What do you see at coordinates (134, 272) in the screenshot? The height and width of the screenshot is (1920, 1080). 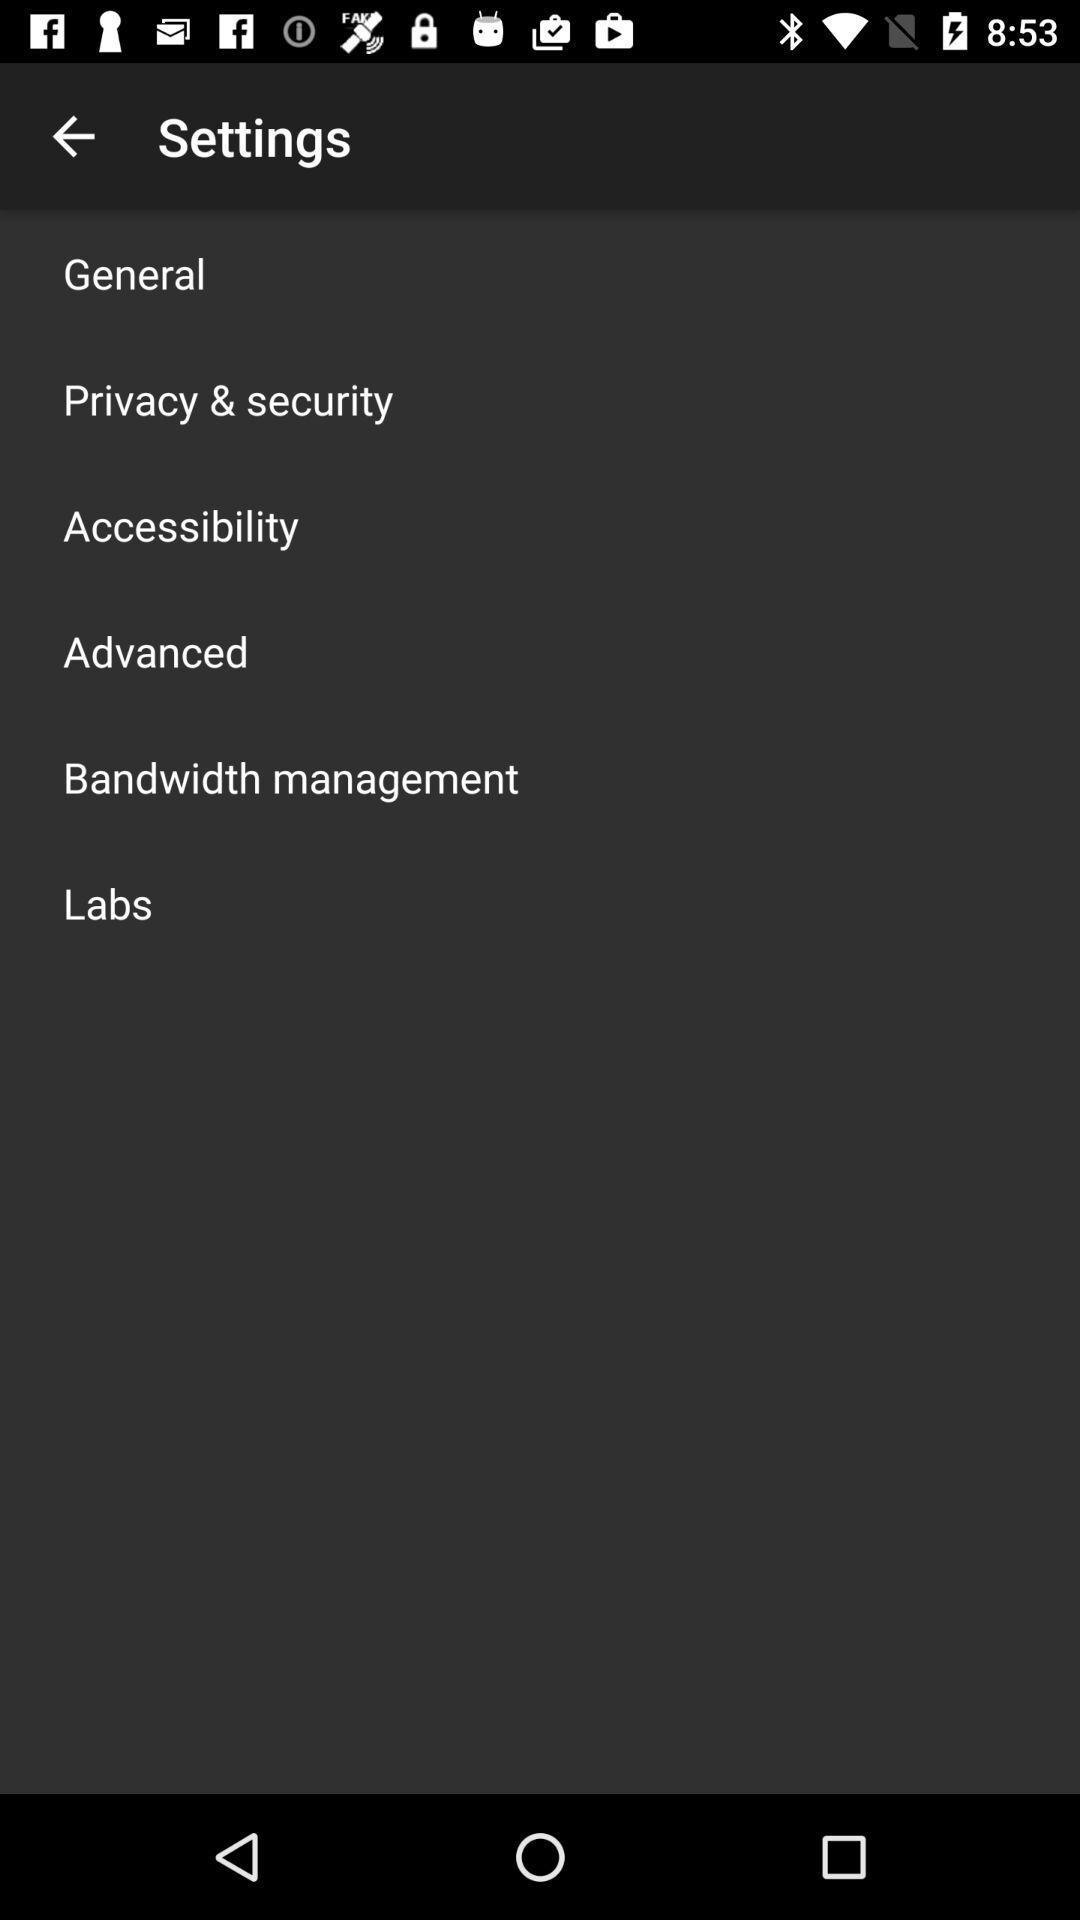 I see `the general icon` at bounding box center [134, 272].